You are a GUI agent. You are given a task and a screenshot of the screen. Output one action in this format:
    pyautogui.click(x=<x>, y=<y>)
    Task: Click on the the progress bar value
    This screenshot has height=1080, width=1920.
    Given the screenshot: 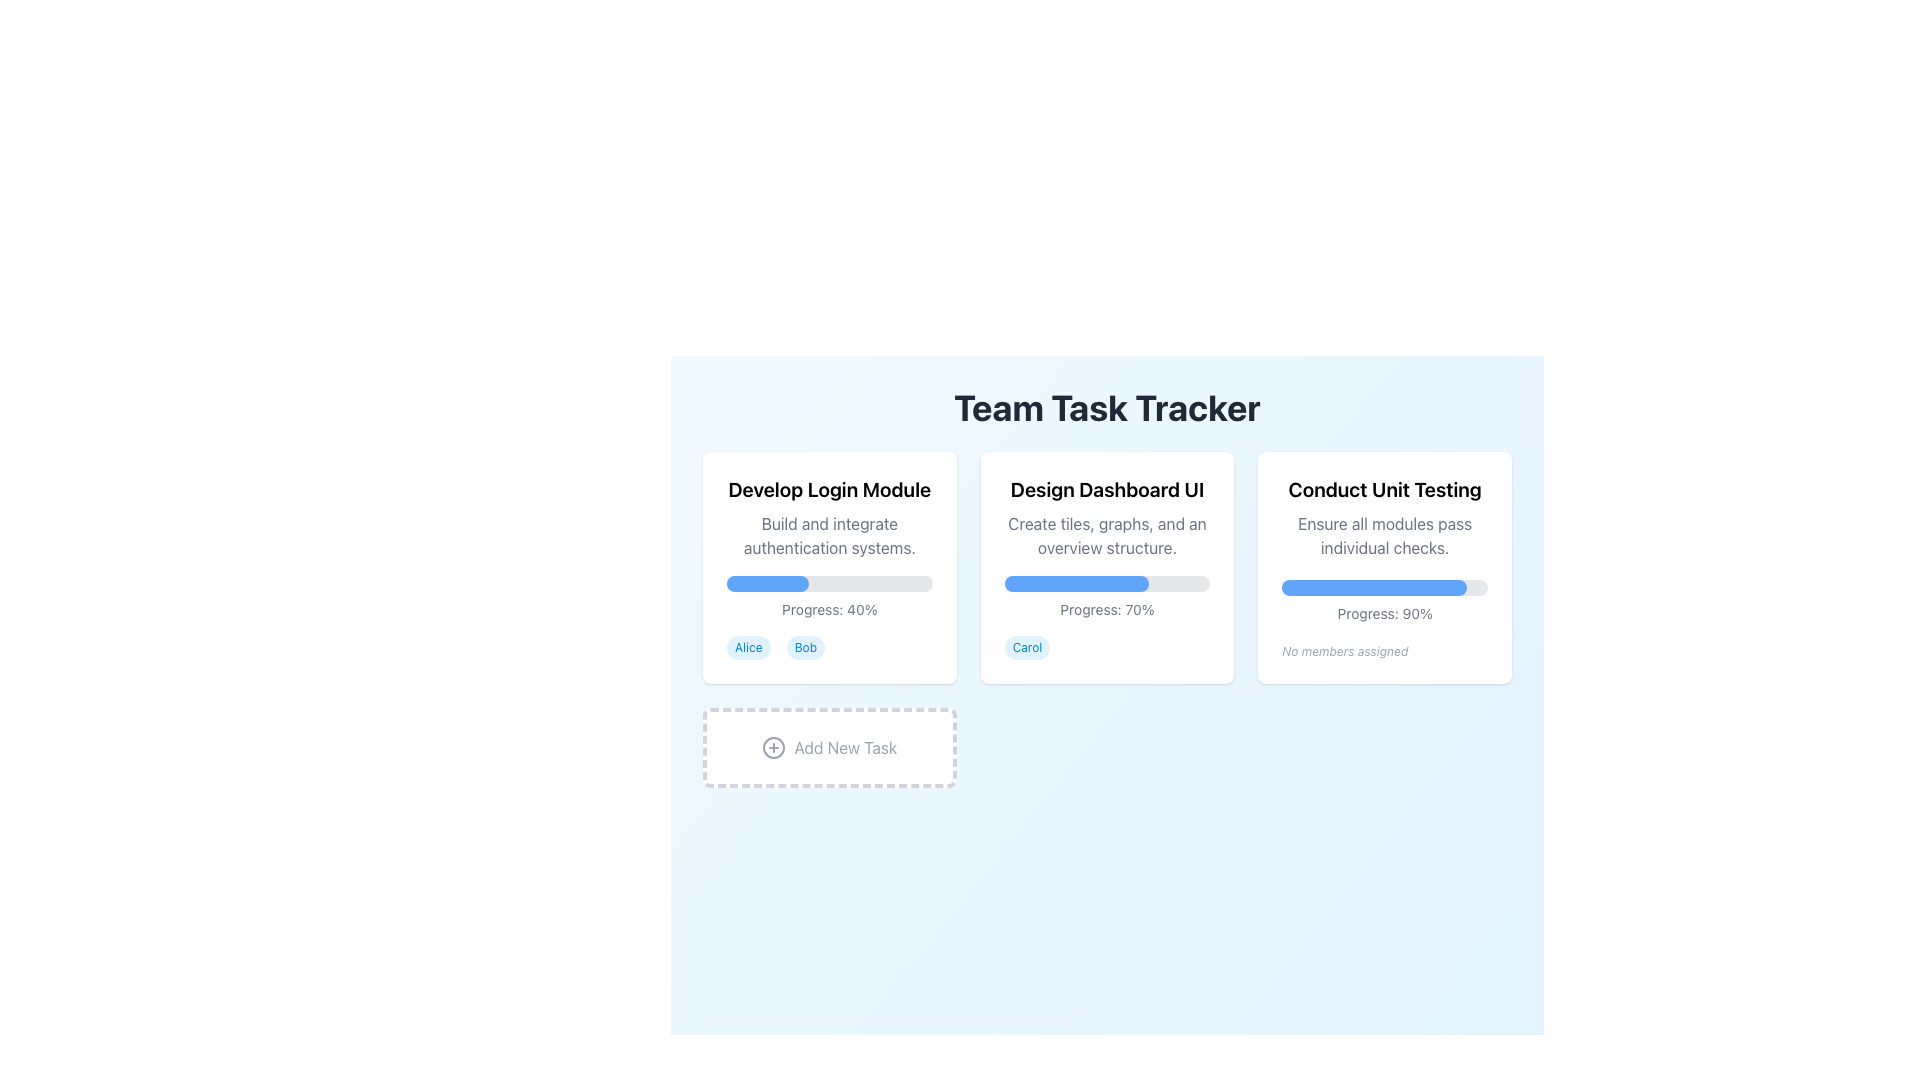 What is the action you would take?
    pyautogui.click(x=765, y=583)
    